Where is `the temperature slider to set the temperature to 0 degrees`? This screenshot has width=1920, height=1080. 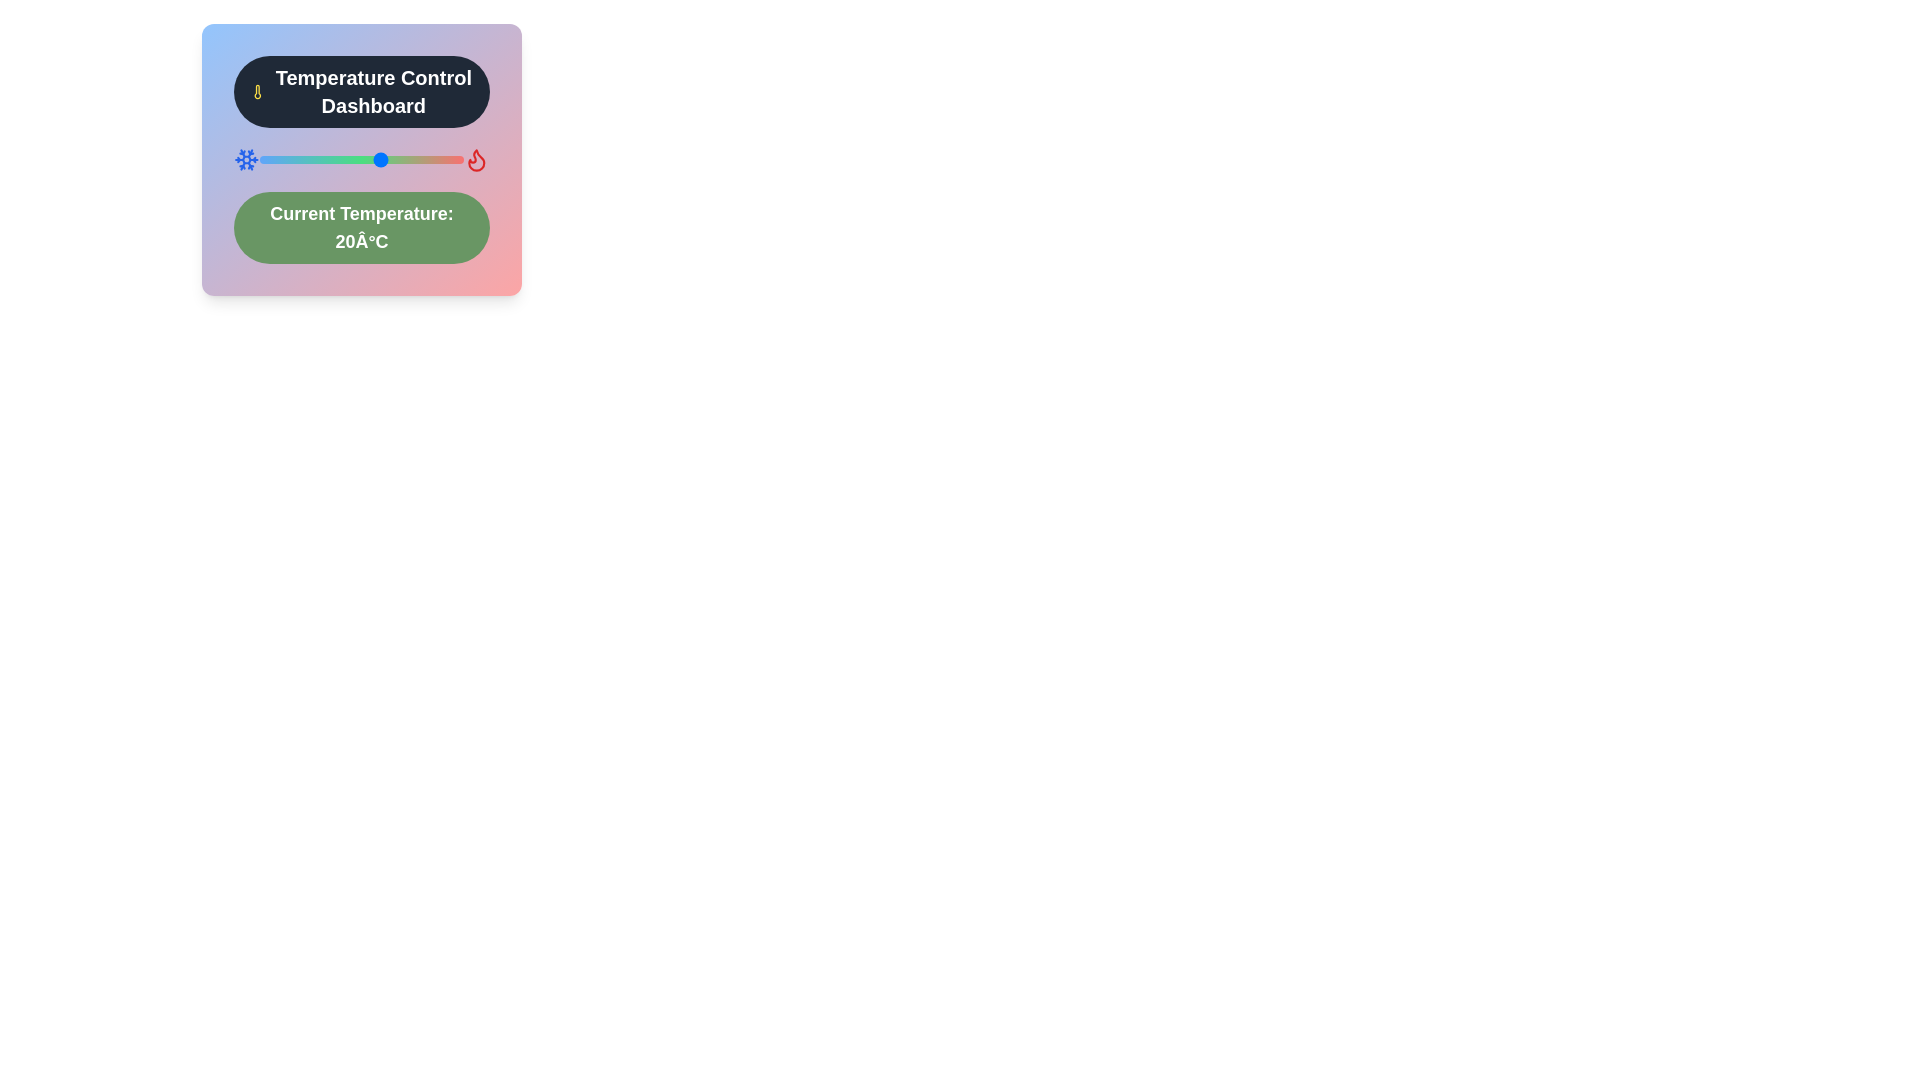
the temperature slider to set the temperature to 0 degrees is located at coordinates (299, 158).